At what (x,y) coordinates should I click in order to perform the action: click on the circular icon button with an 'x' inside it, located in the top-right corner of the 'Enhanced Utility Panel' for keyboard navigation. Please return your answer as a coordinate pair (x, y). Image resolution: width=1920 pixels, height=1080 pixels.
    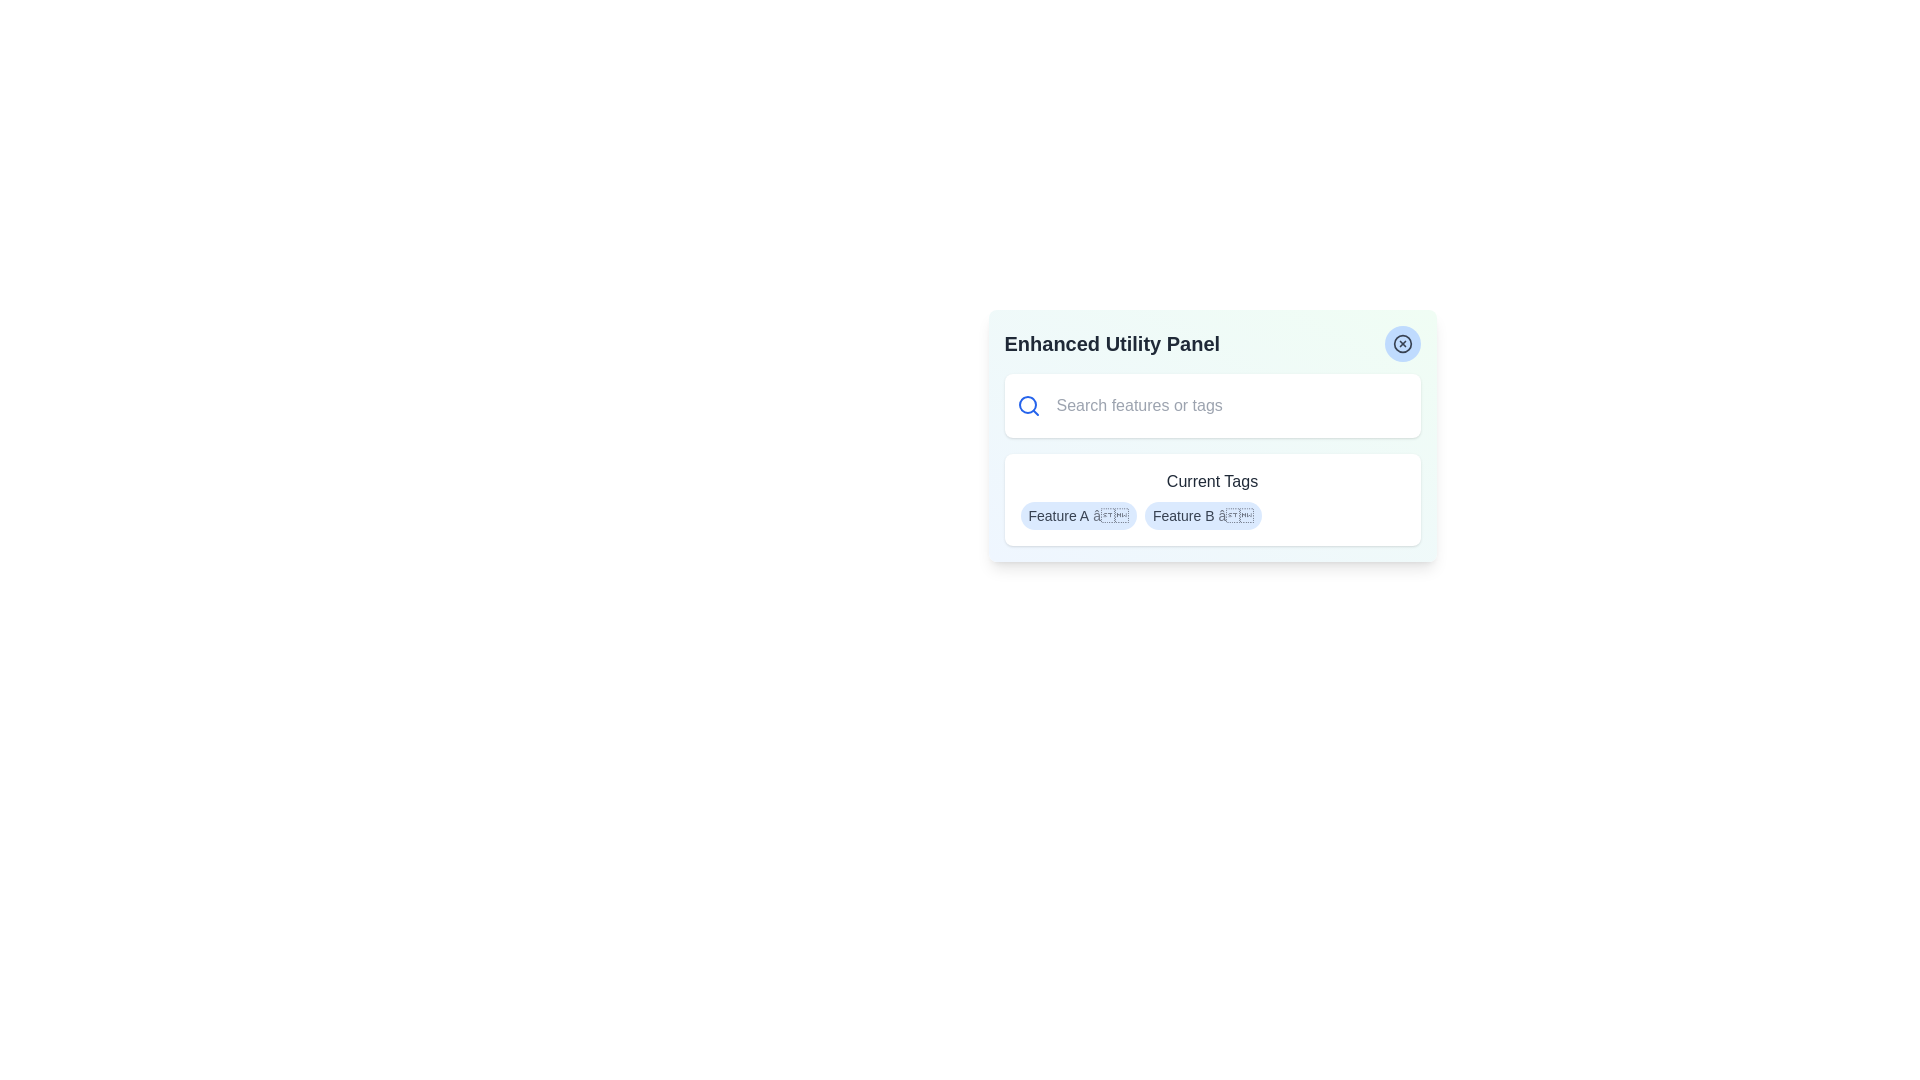
    Looking at the image, I should click on (1401, 342).